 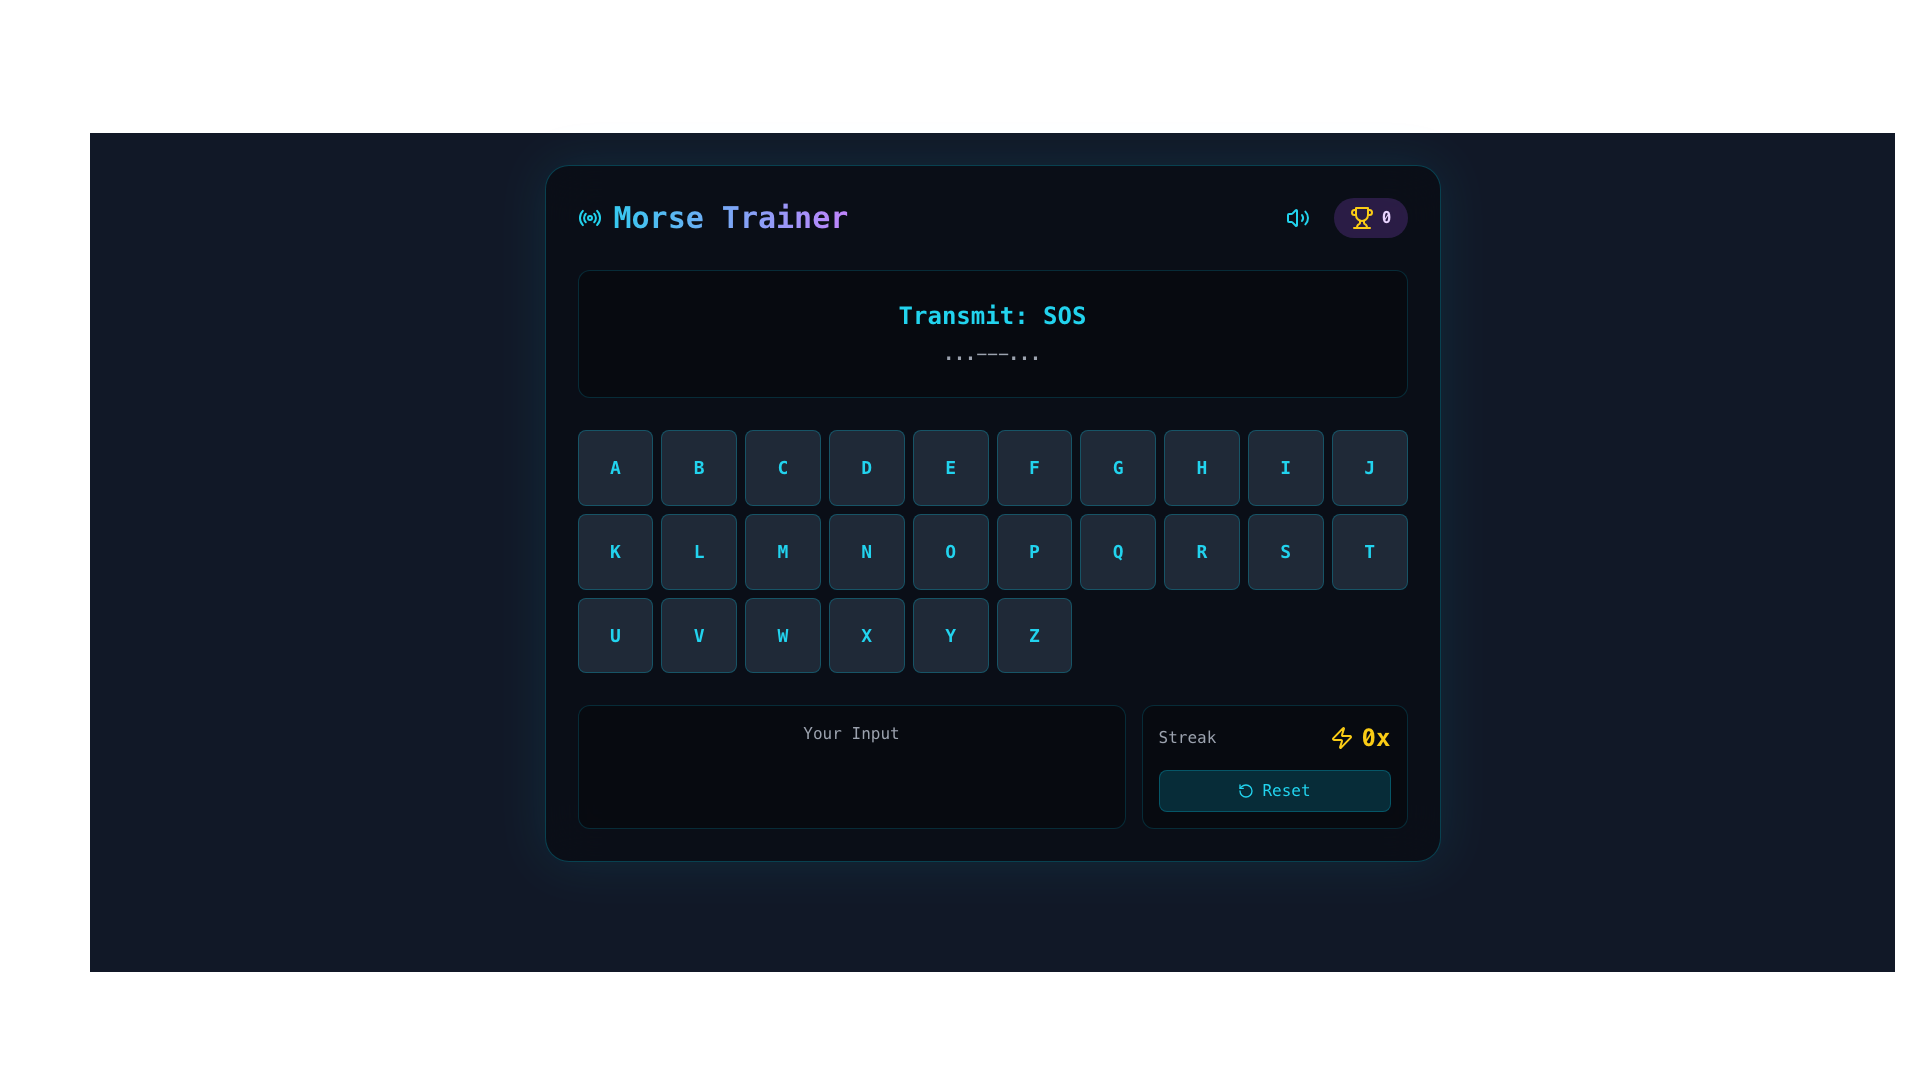 What do you see at coordinates (1368, 551) in the screenshot?
I see `the interactive button representing the letter 'T', which is the 20th button in a 5-row grid, located in the second row and last column` at bounding box center [1368, 551].